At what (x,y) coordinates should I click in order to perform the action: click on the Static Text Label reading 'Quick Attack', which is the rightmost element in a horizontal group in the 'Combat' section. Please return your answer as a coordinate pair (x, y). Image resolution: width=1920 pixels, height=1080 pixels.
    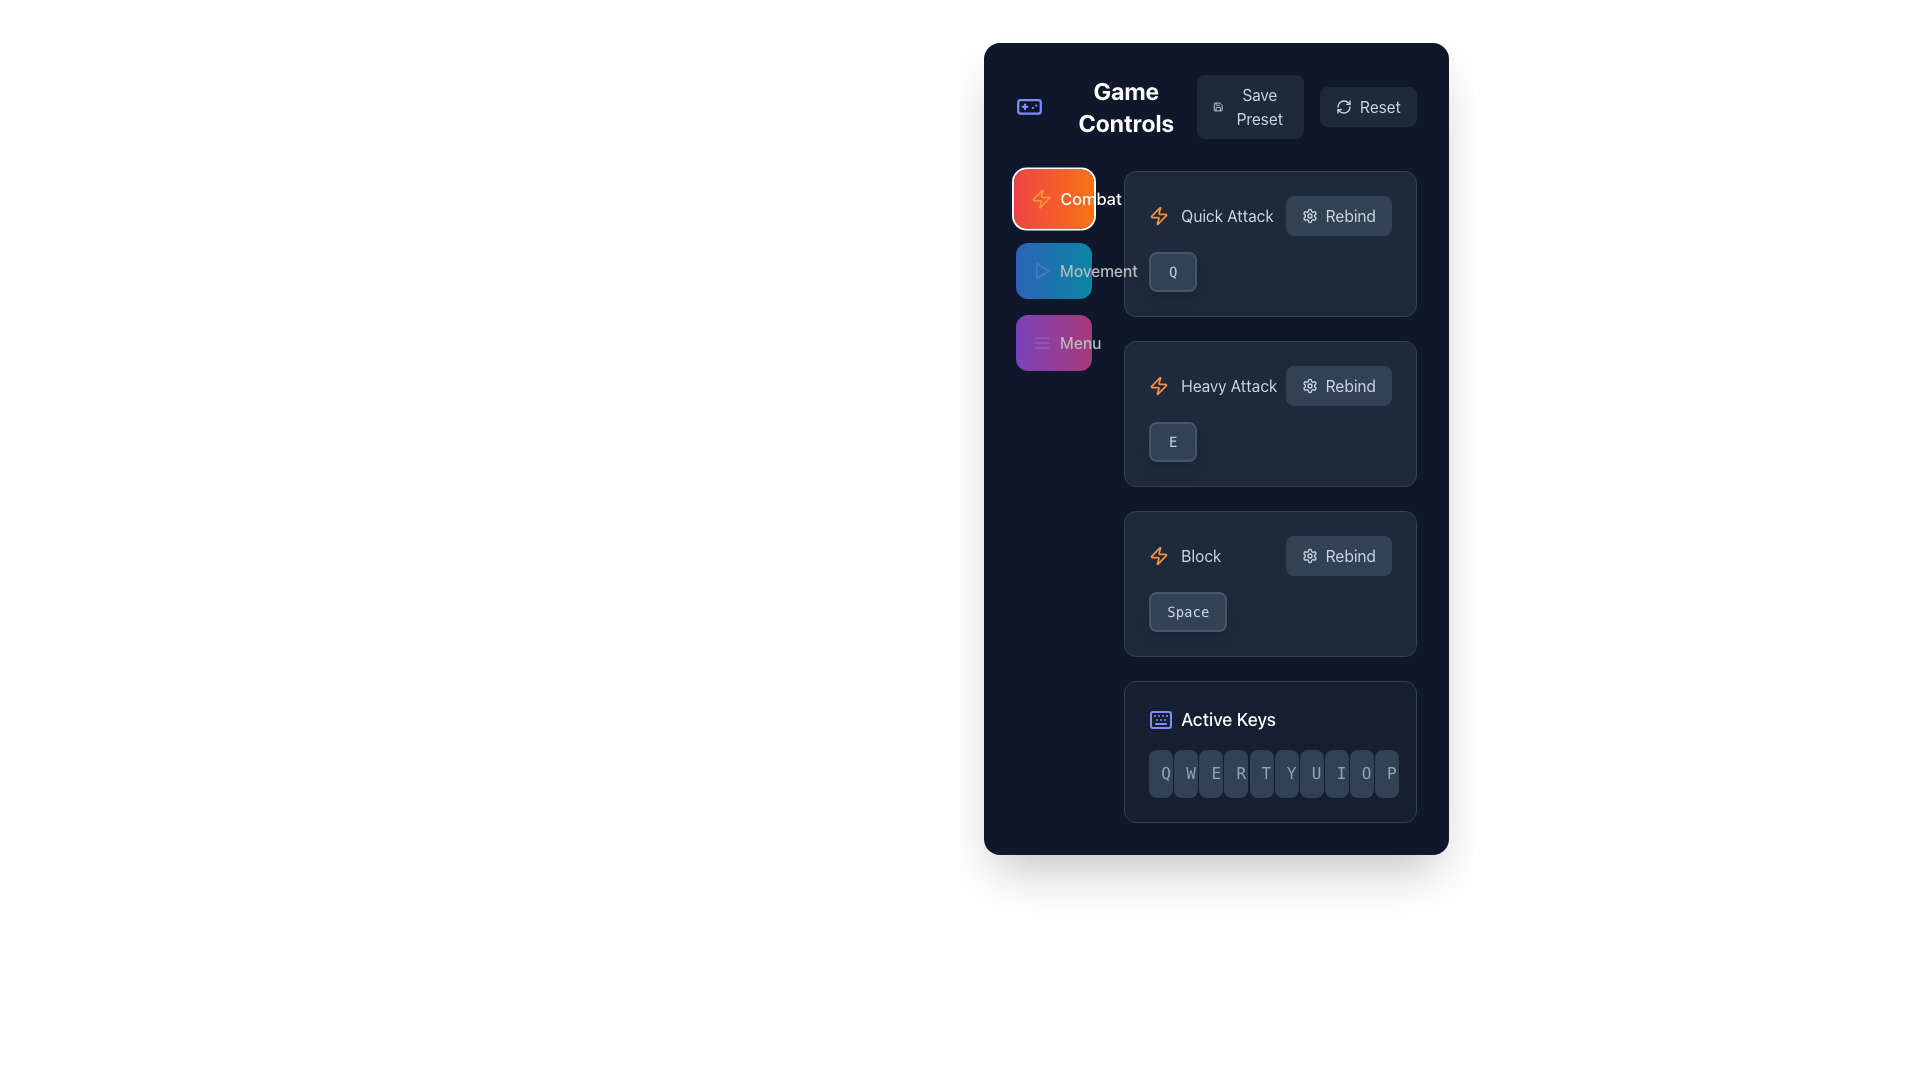
    Looking at the image, I should click on (1226, 216).